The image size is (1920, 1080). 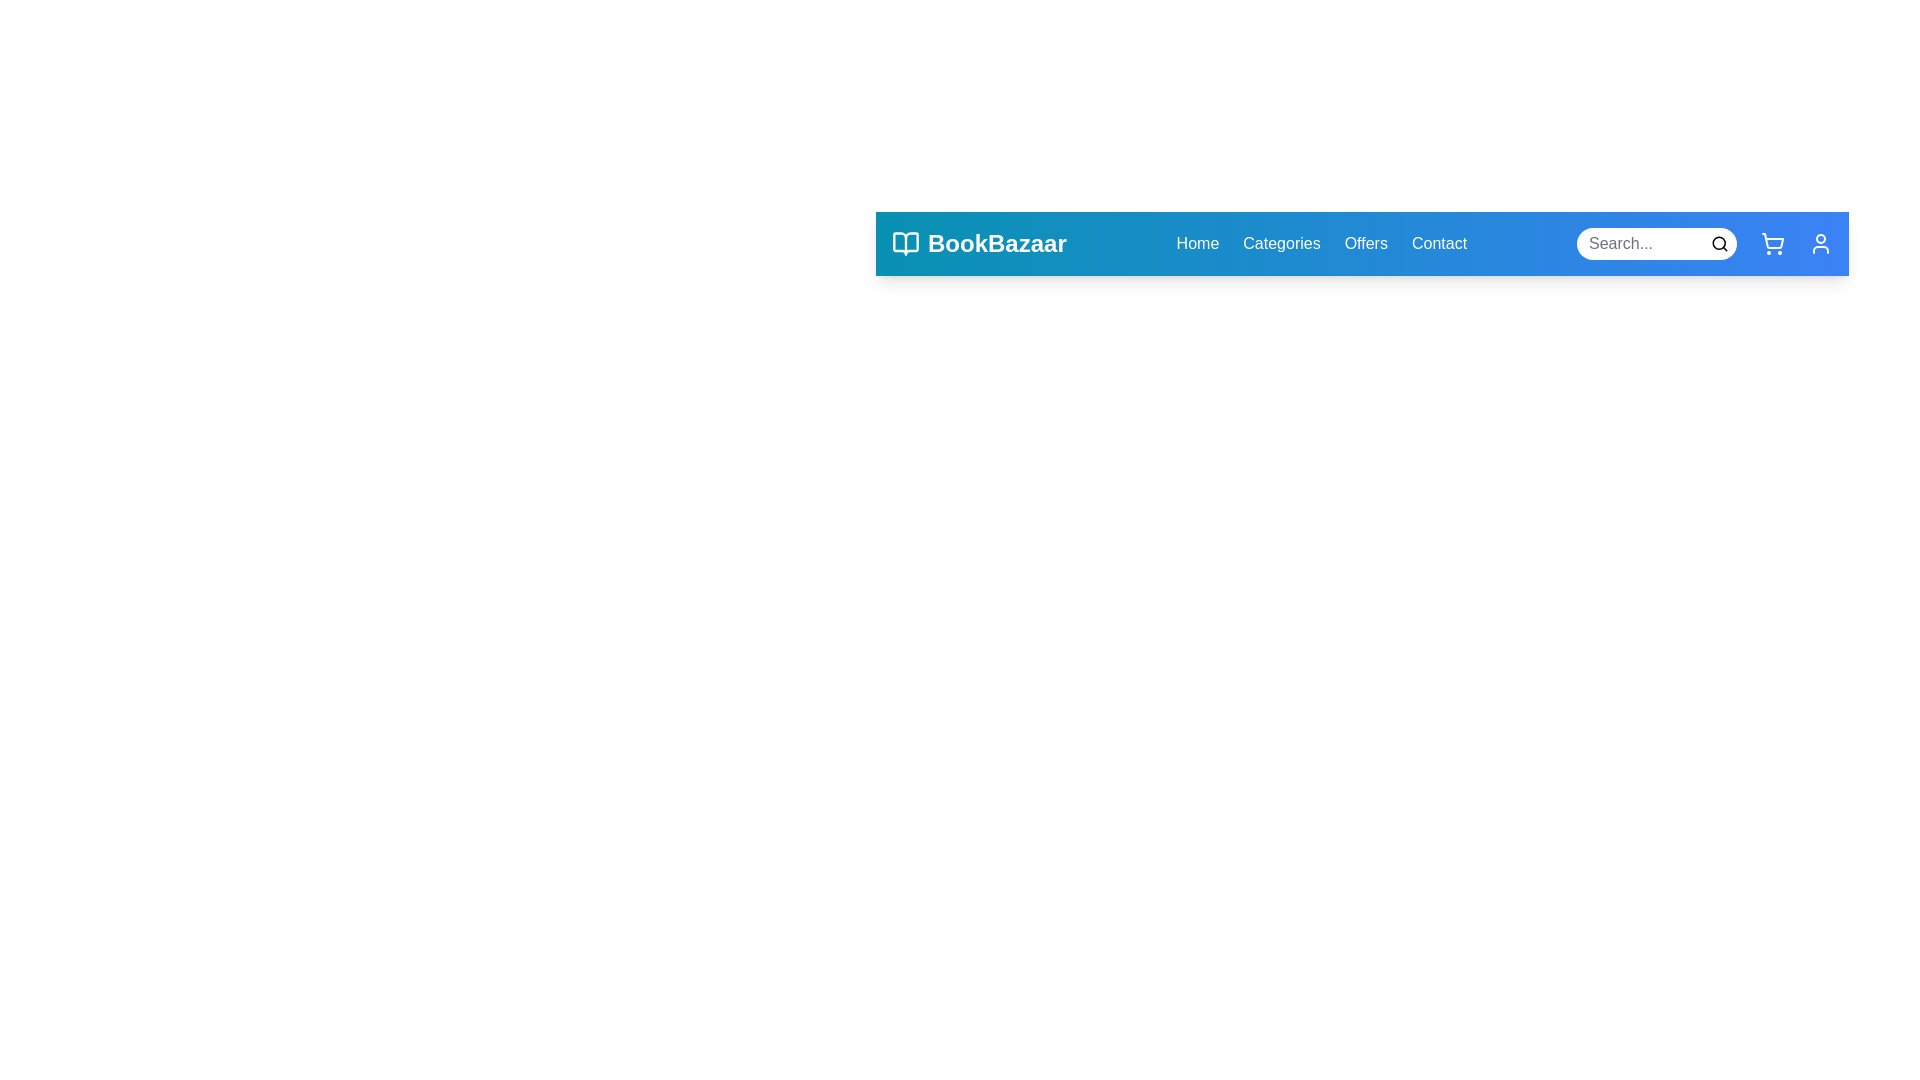 What do you see at coordinates (1656, 242) in the screenshot?
I see `the search bar to focus on it` at bounding box center [1656, 242].